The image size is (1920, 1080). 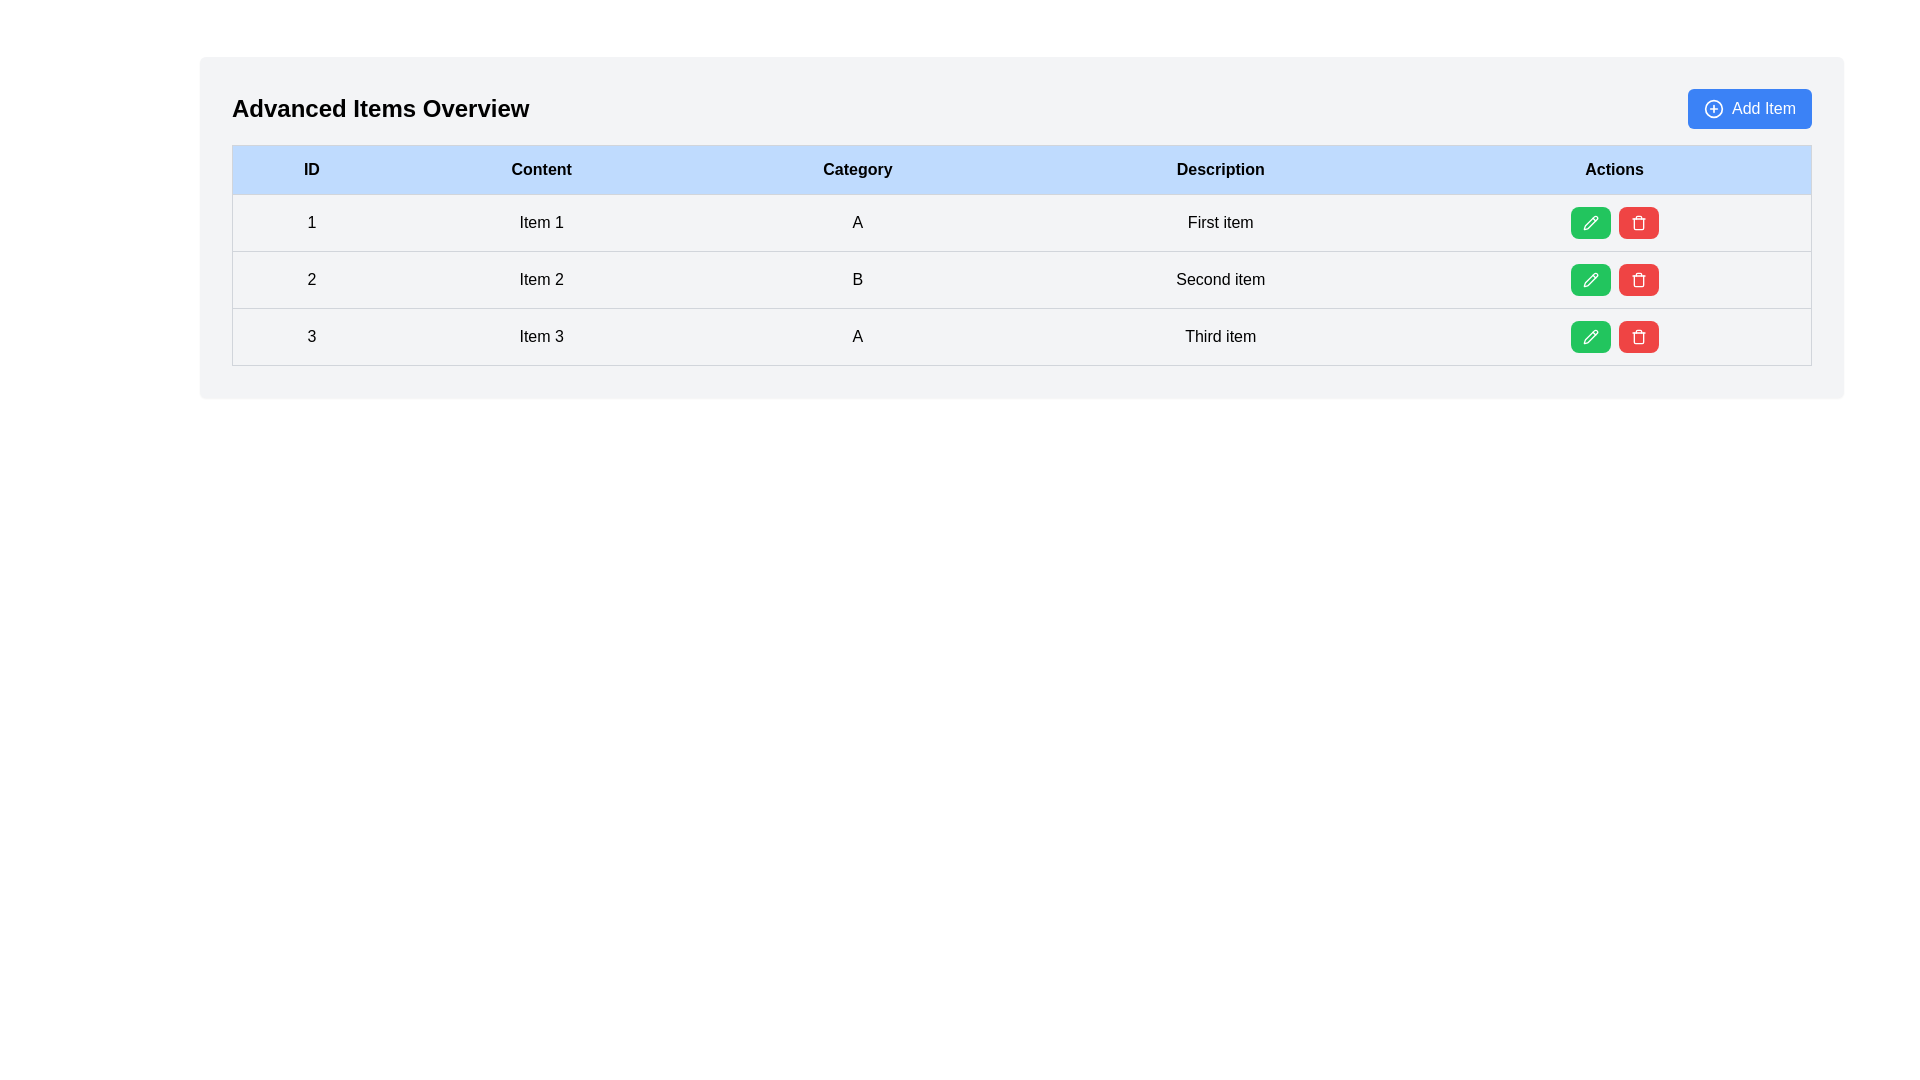 I want to click on the table cell displaying 'Item 1', located in the first row and second column of the table, so click(x=541, y=223).